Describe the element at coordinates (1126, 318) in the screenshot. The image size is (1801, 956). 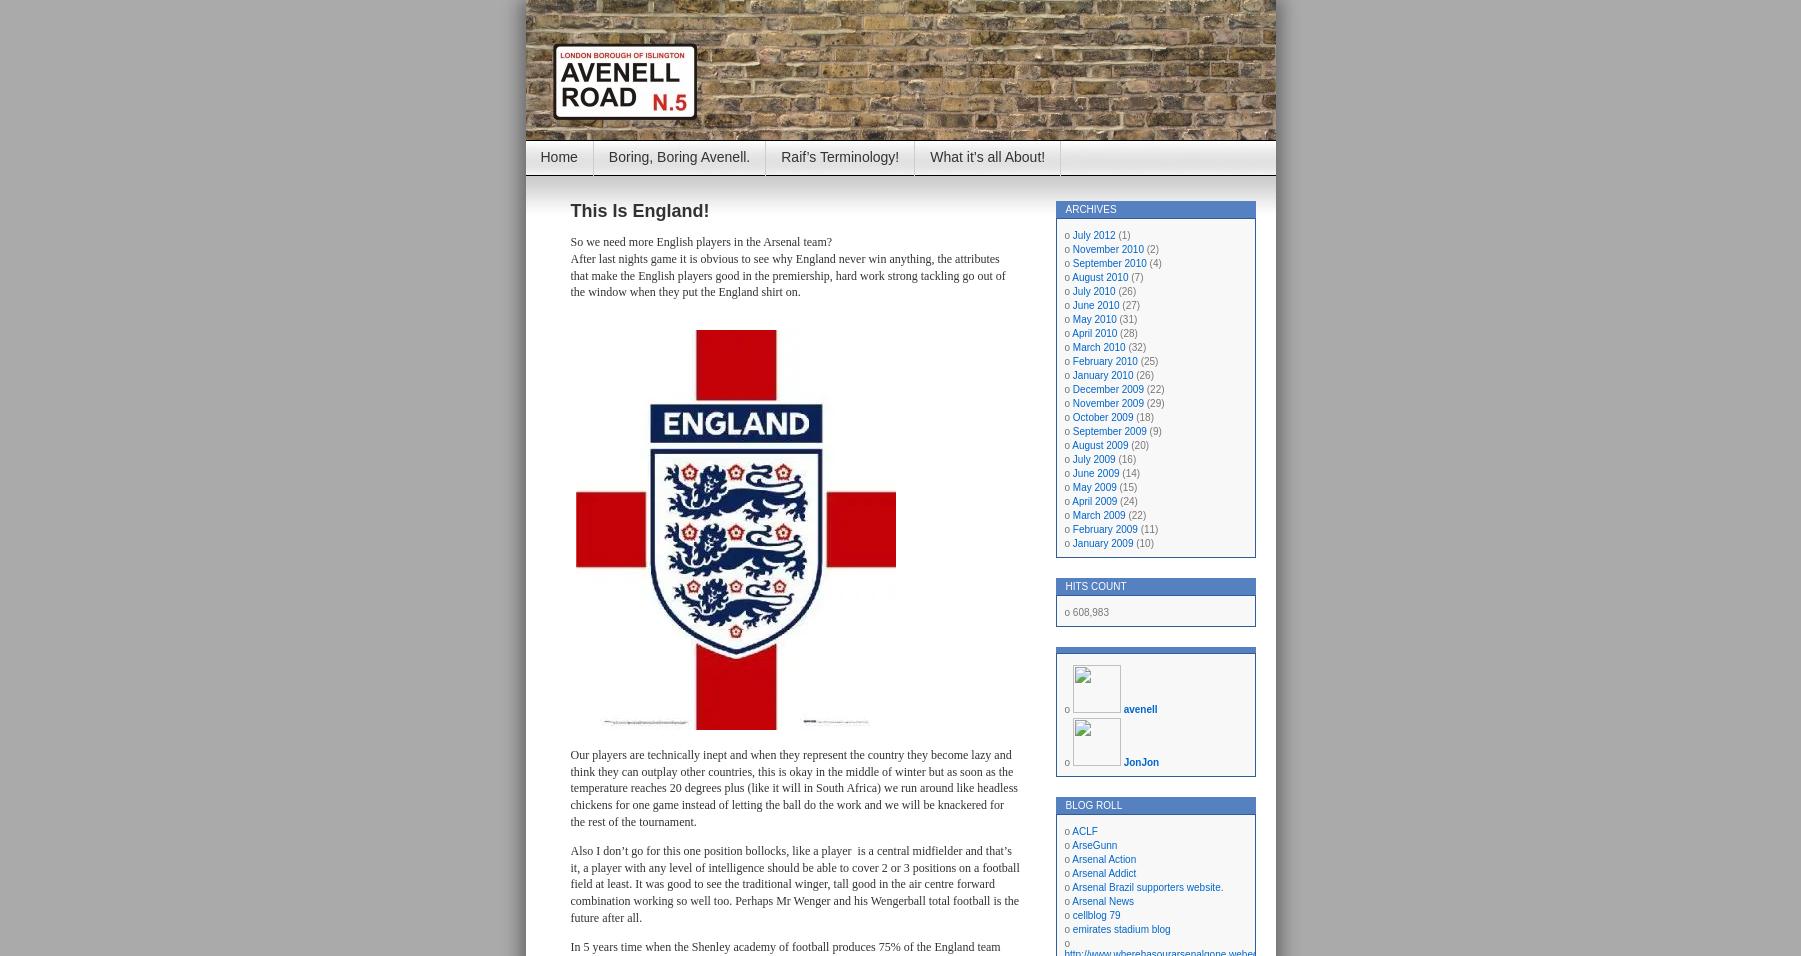
I see `'(31)'` at that location.